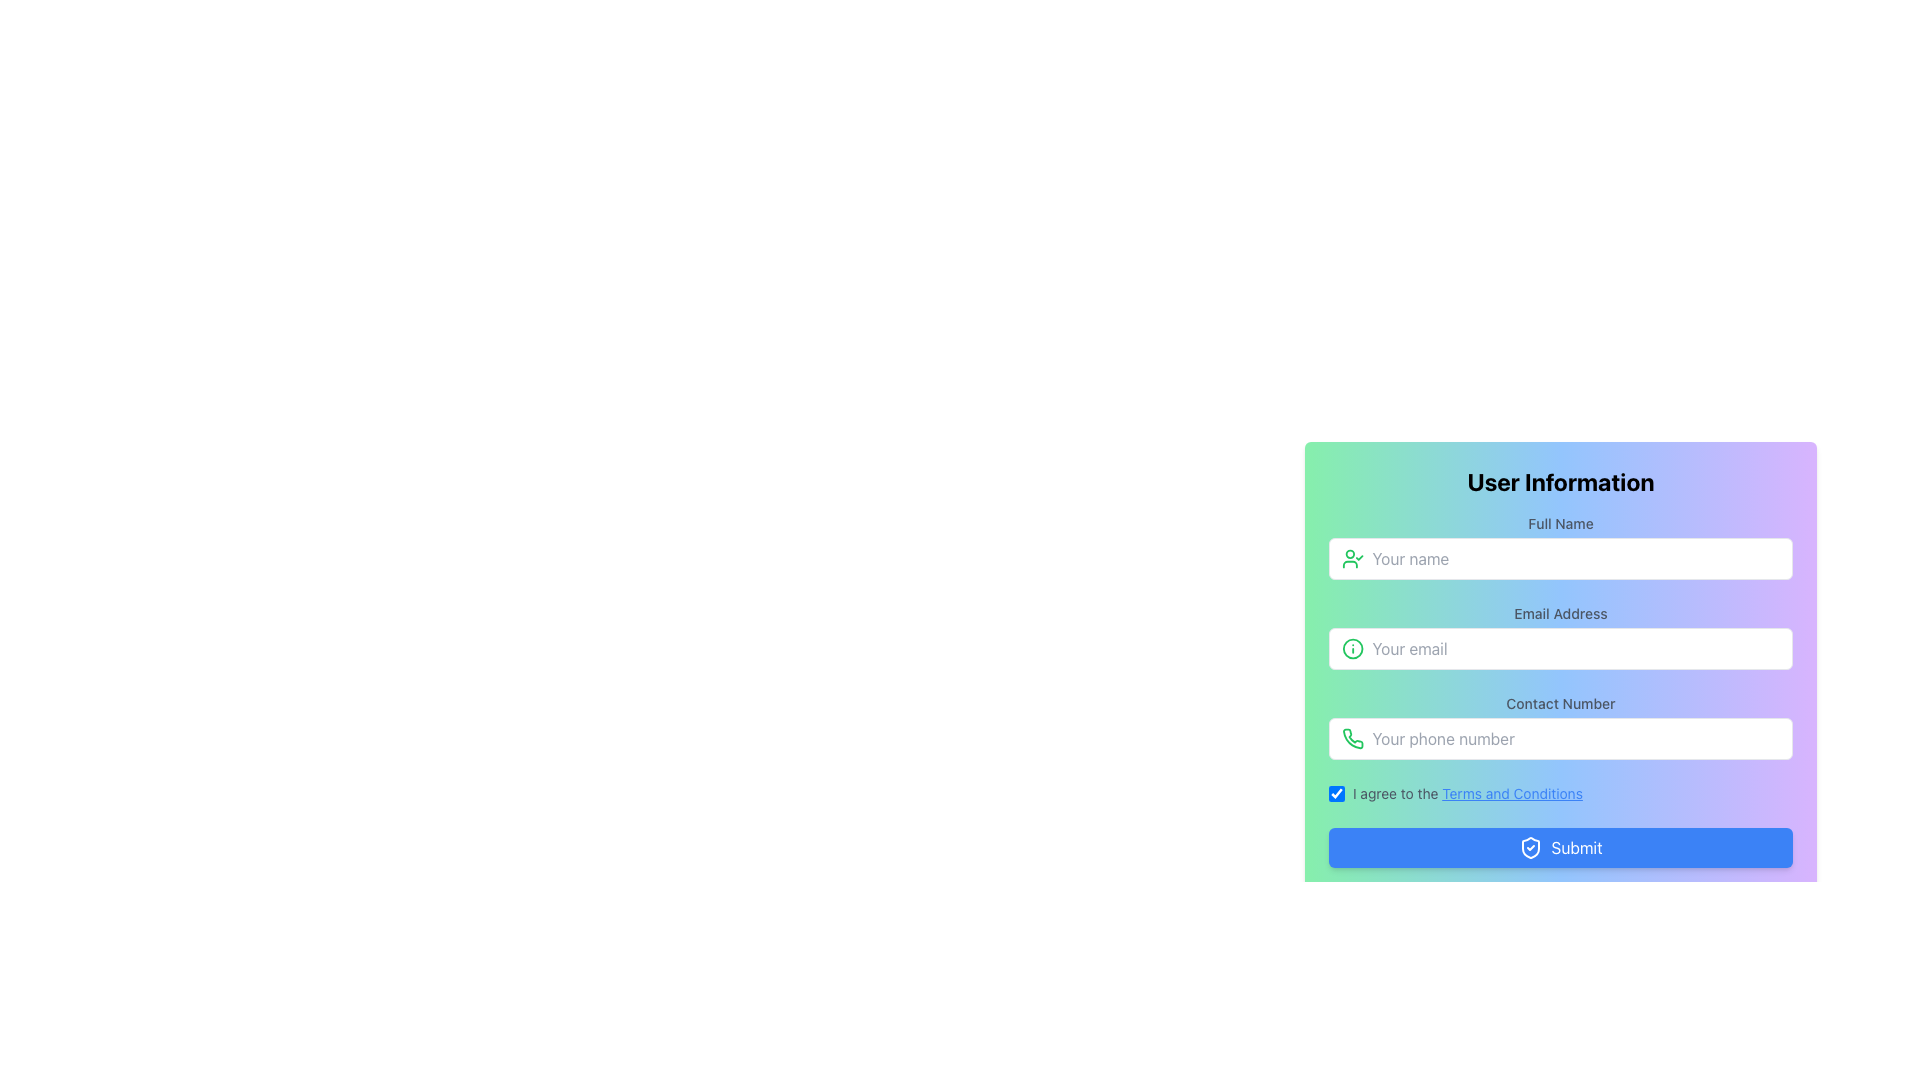 This screenshot has height=1080, width=1920. What do you see at coordinates (1467, 793) in the screenshot?
I see `the hyperlink 'Terms and Conditions' which is located to the right of the checkbox and above the 'Submit' button in the form` at bounding box center [1467, 793].